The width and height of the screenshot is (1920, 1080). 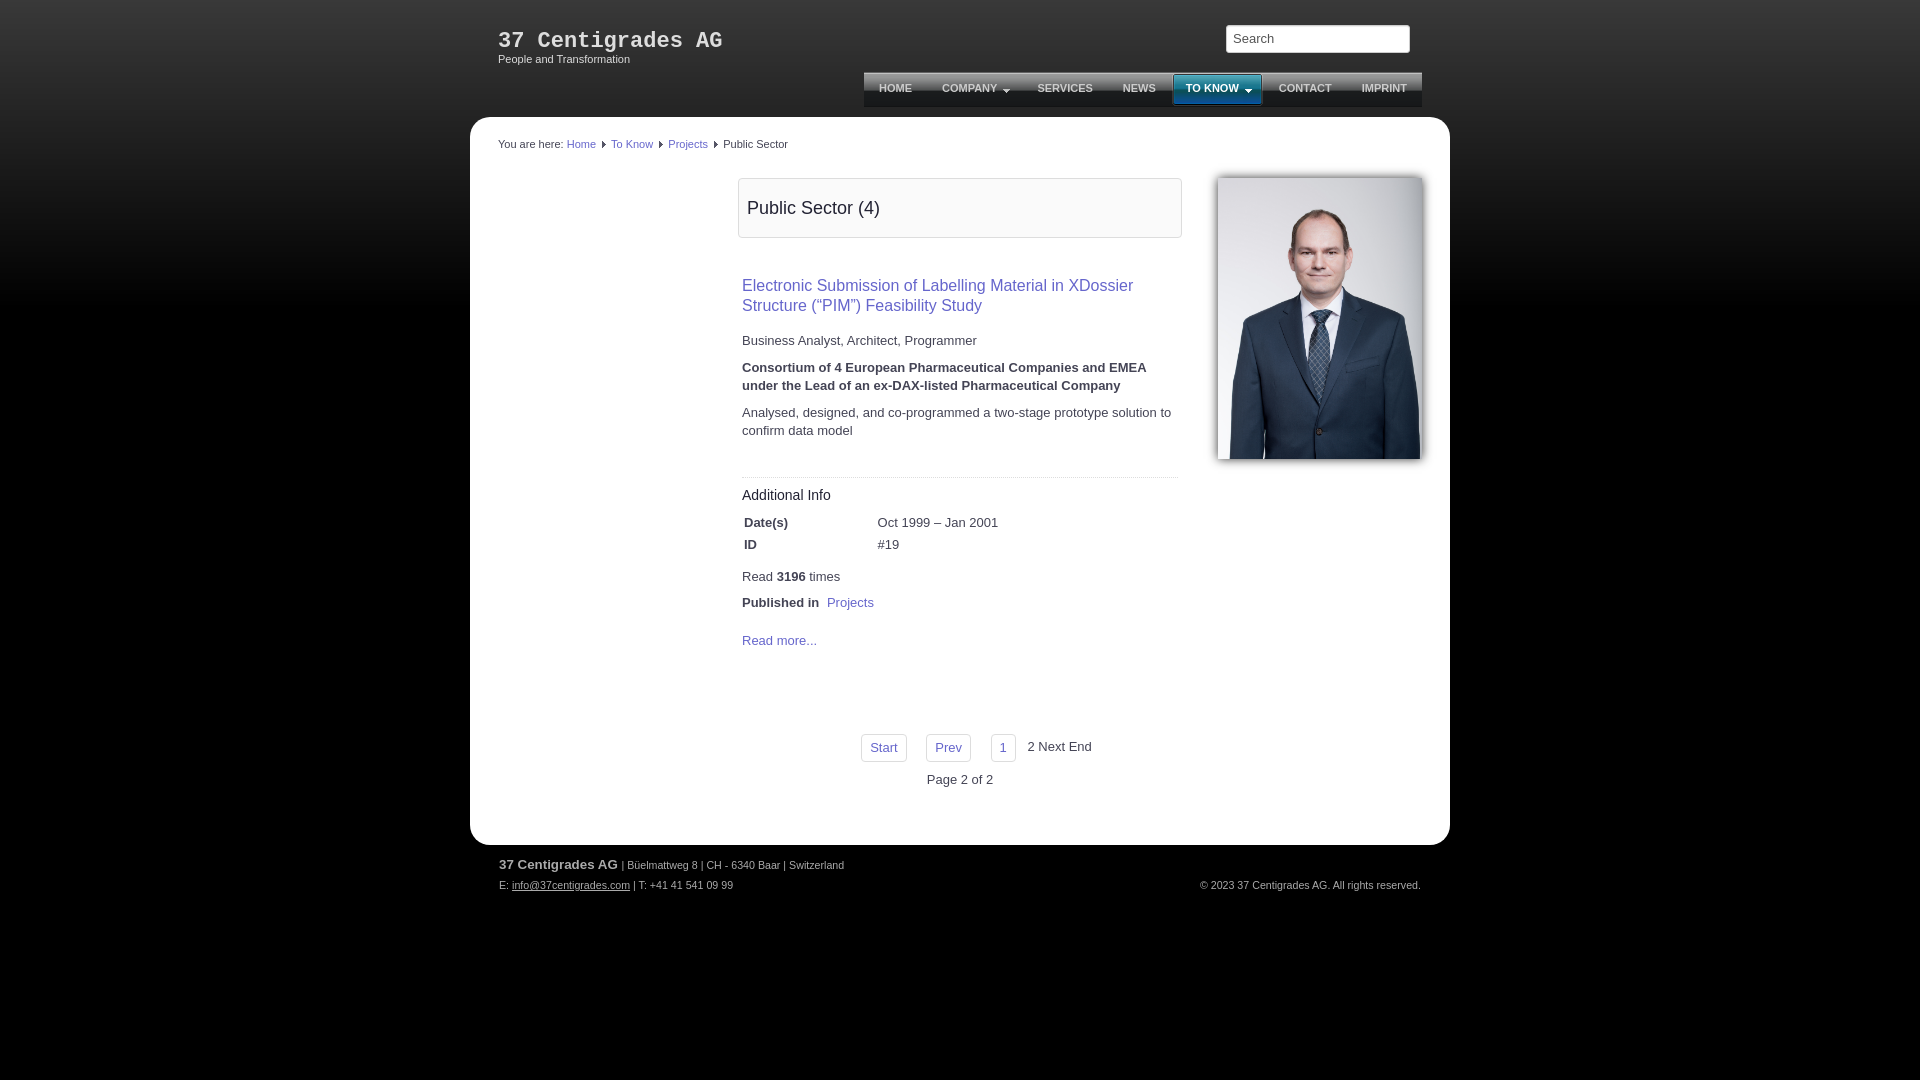 What do you see at coordinates (1383, 88) in the screenshot?
I see `'IMPRINT'` at bounding box center [1383, 88].